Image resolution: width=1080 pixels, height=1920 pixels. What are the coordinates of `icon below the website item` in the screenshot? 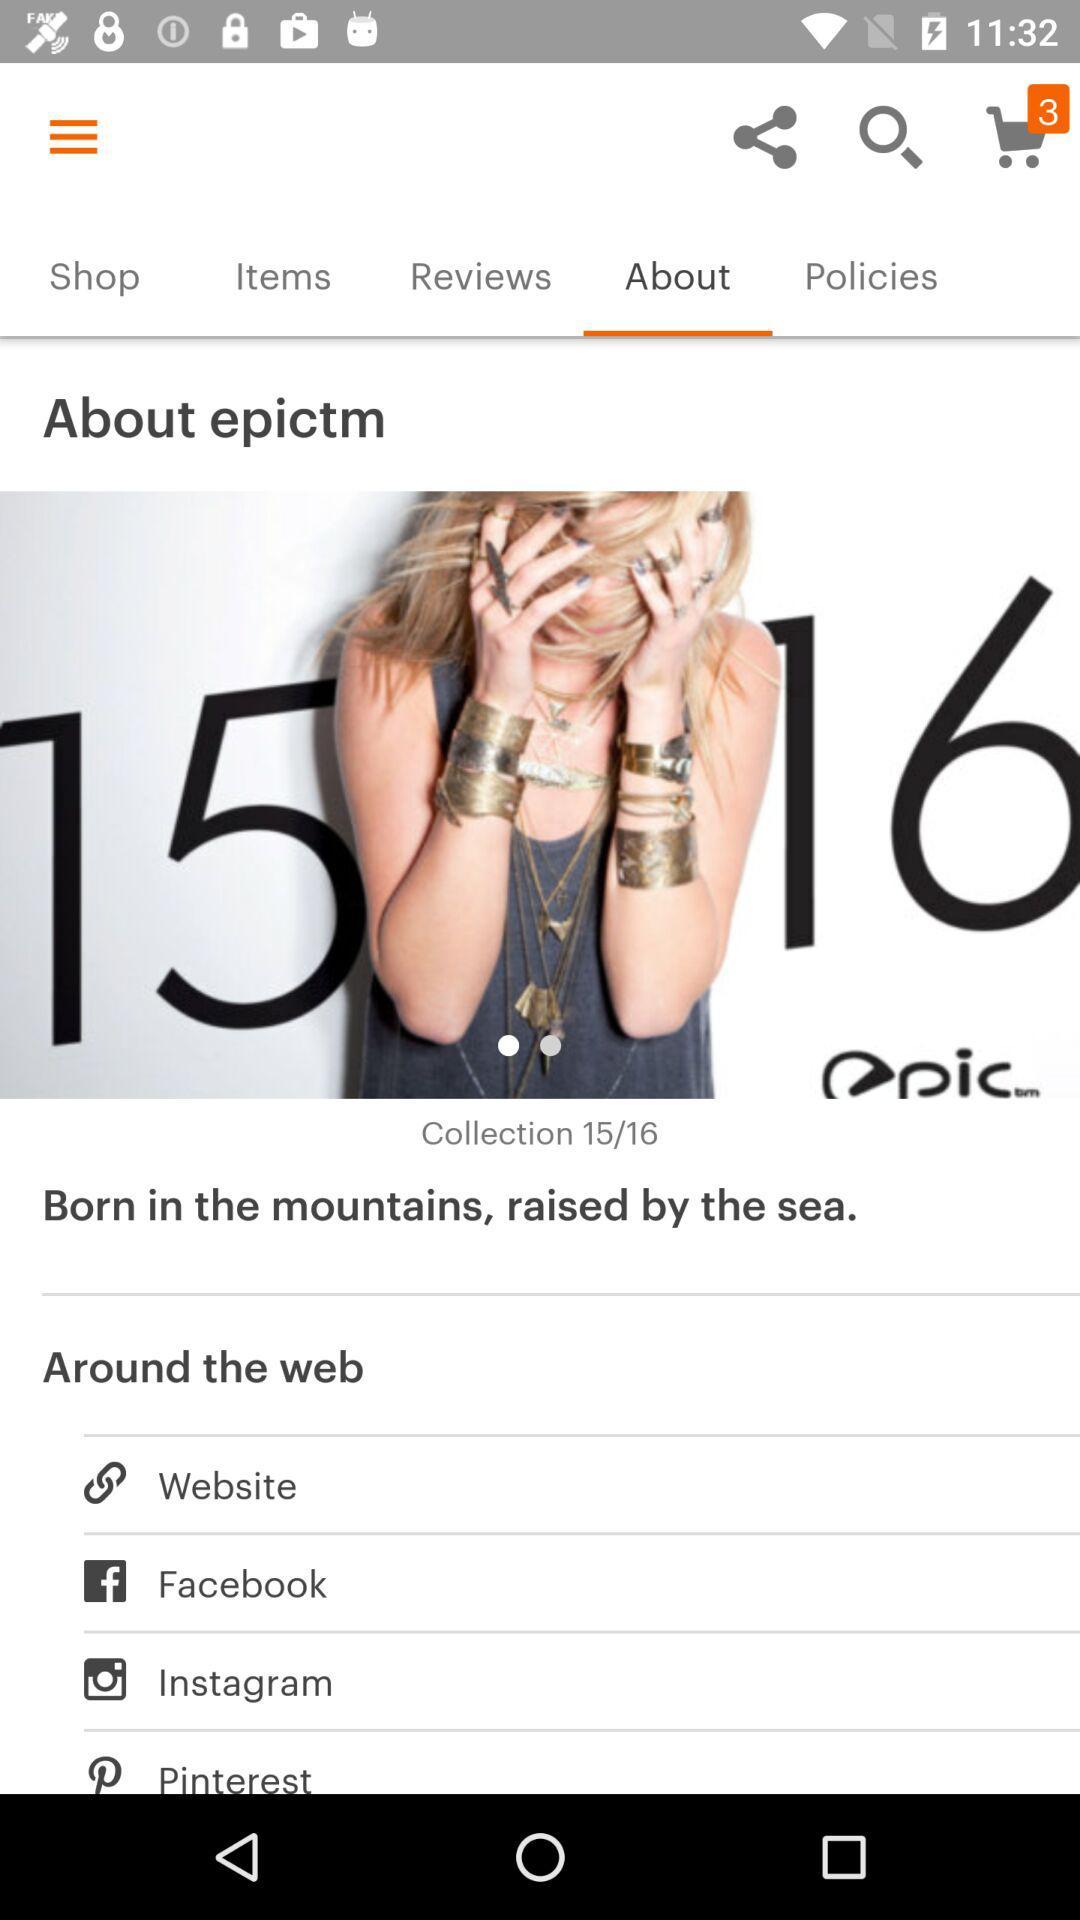 It's located at (560, 1580).